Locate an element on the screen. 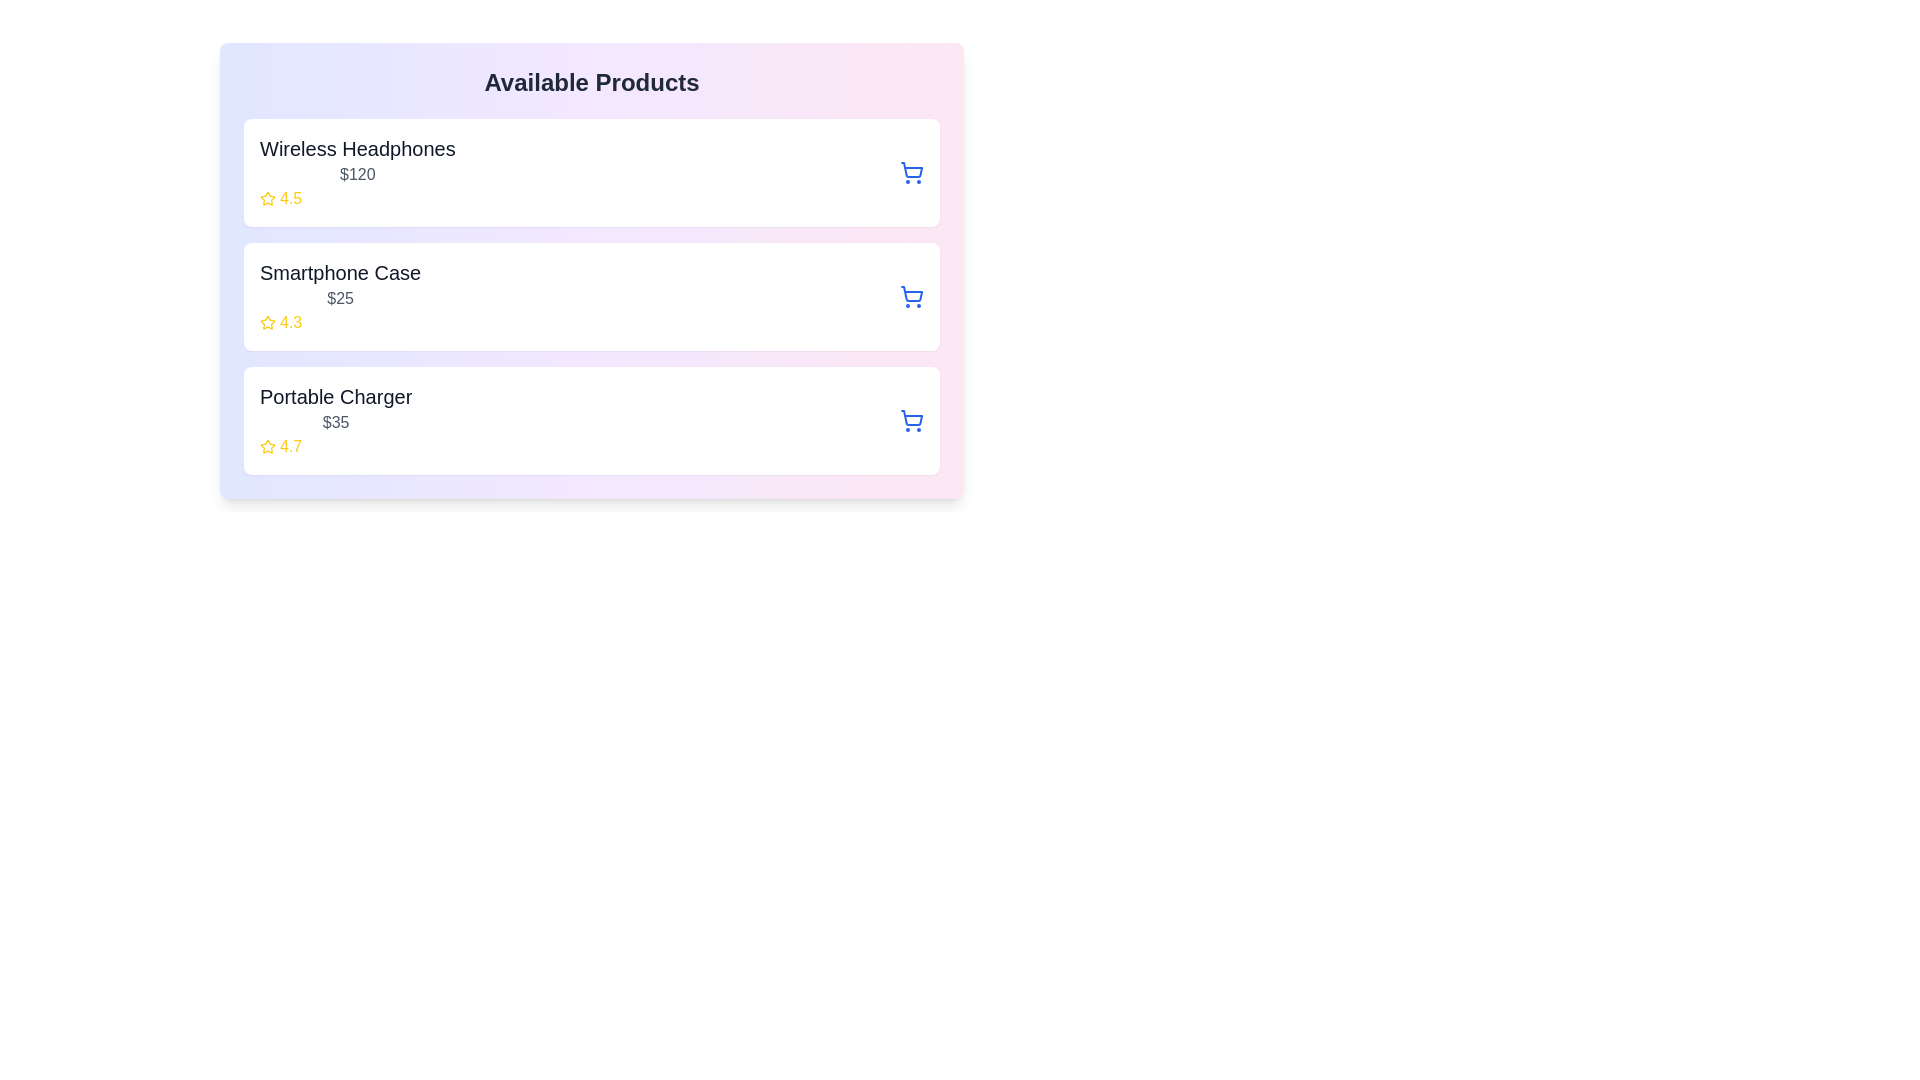  the product item Smartphone Case to view its hover effects is located at coordinates (590, 297).